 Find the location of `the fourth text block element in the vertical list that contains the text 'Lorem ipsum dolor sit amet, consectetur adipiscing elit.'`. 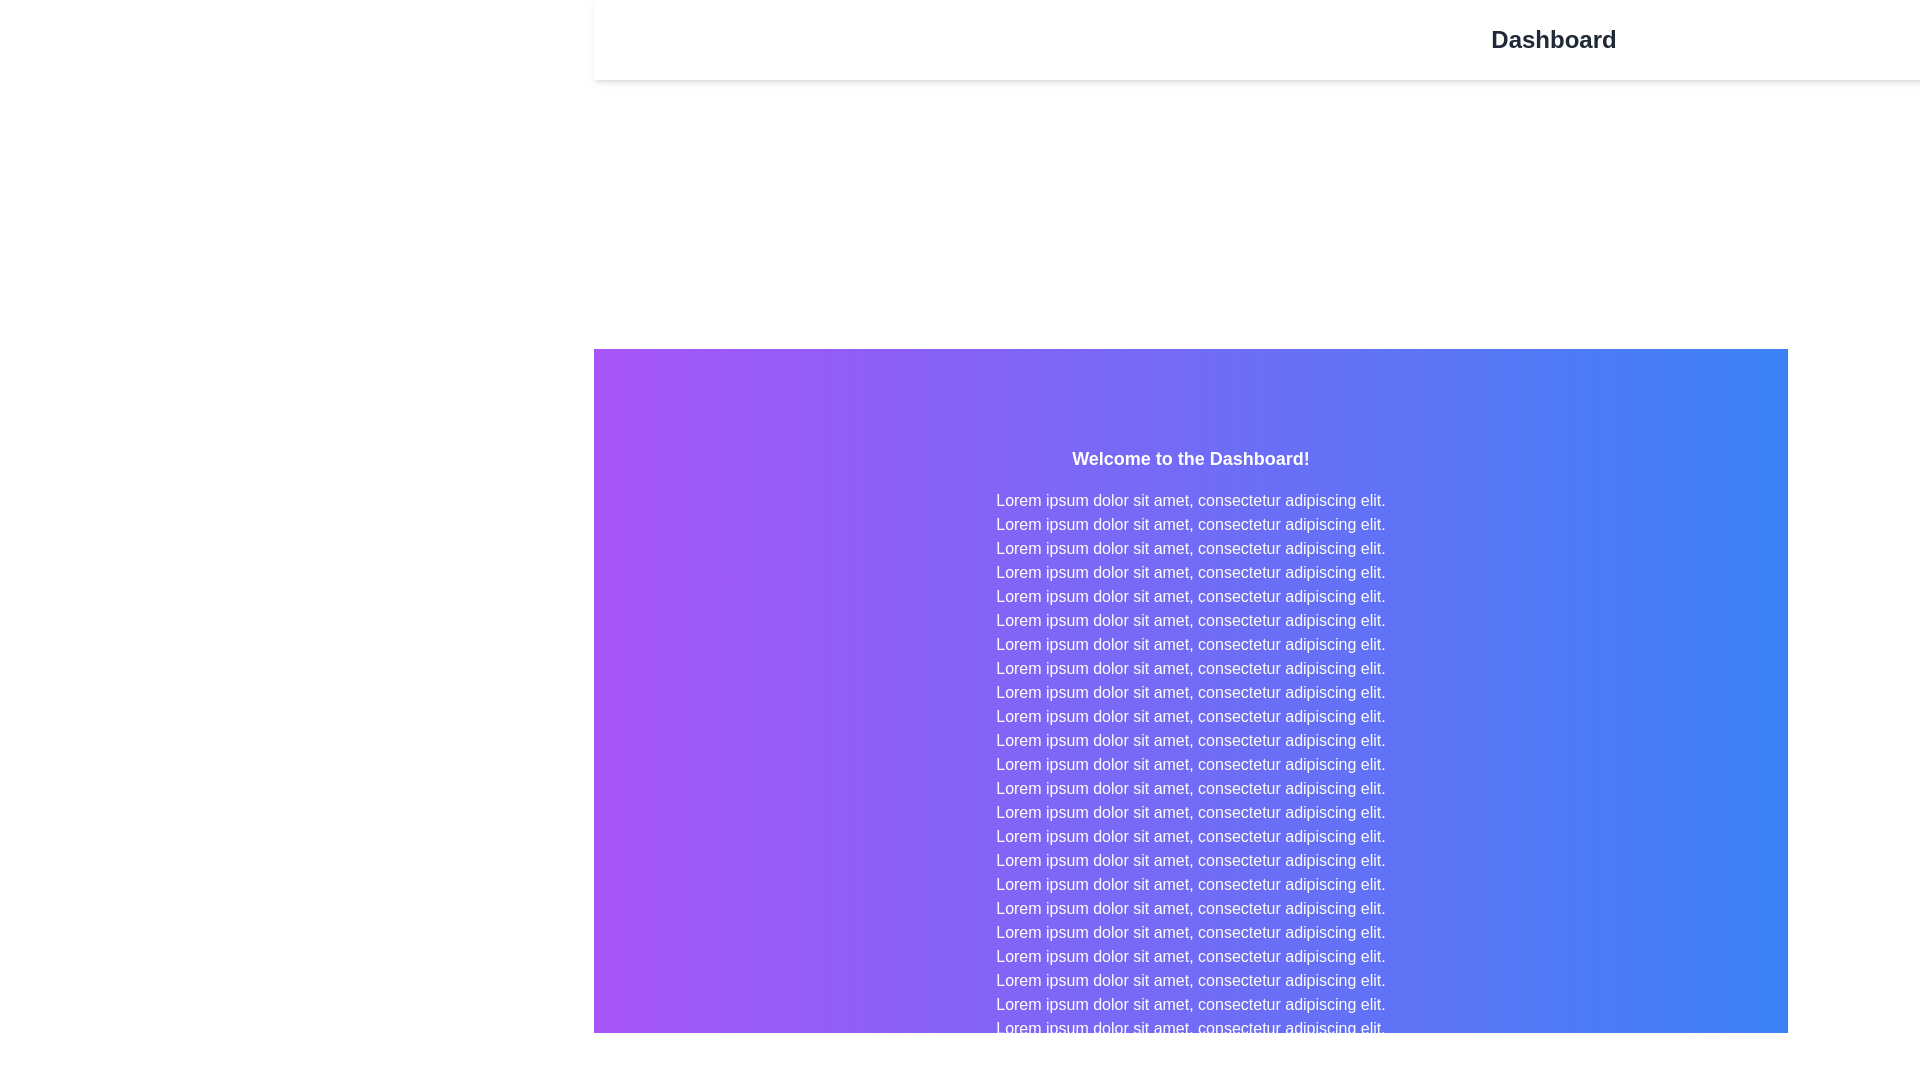

the fourth text block element in the vertical list that contains the text 'Lorem ipsum dolor sit amet, consectetur adipiscing elit.' is located at coordinates (1190, 548).